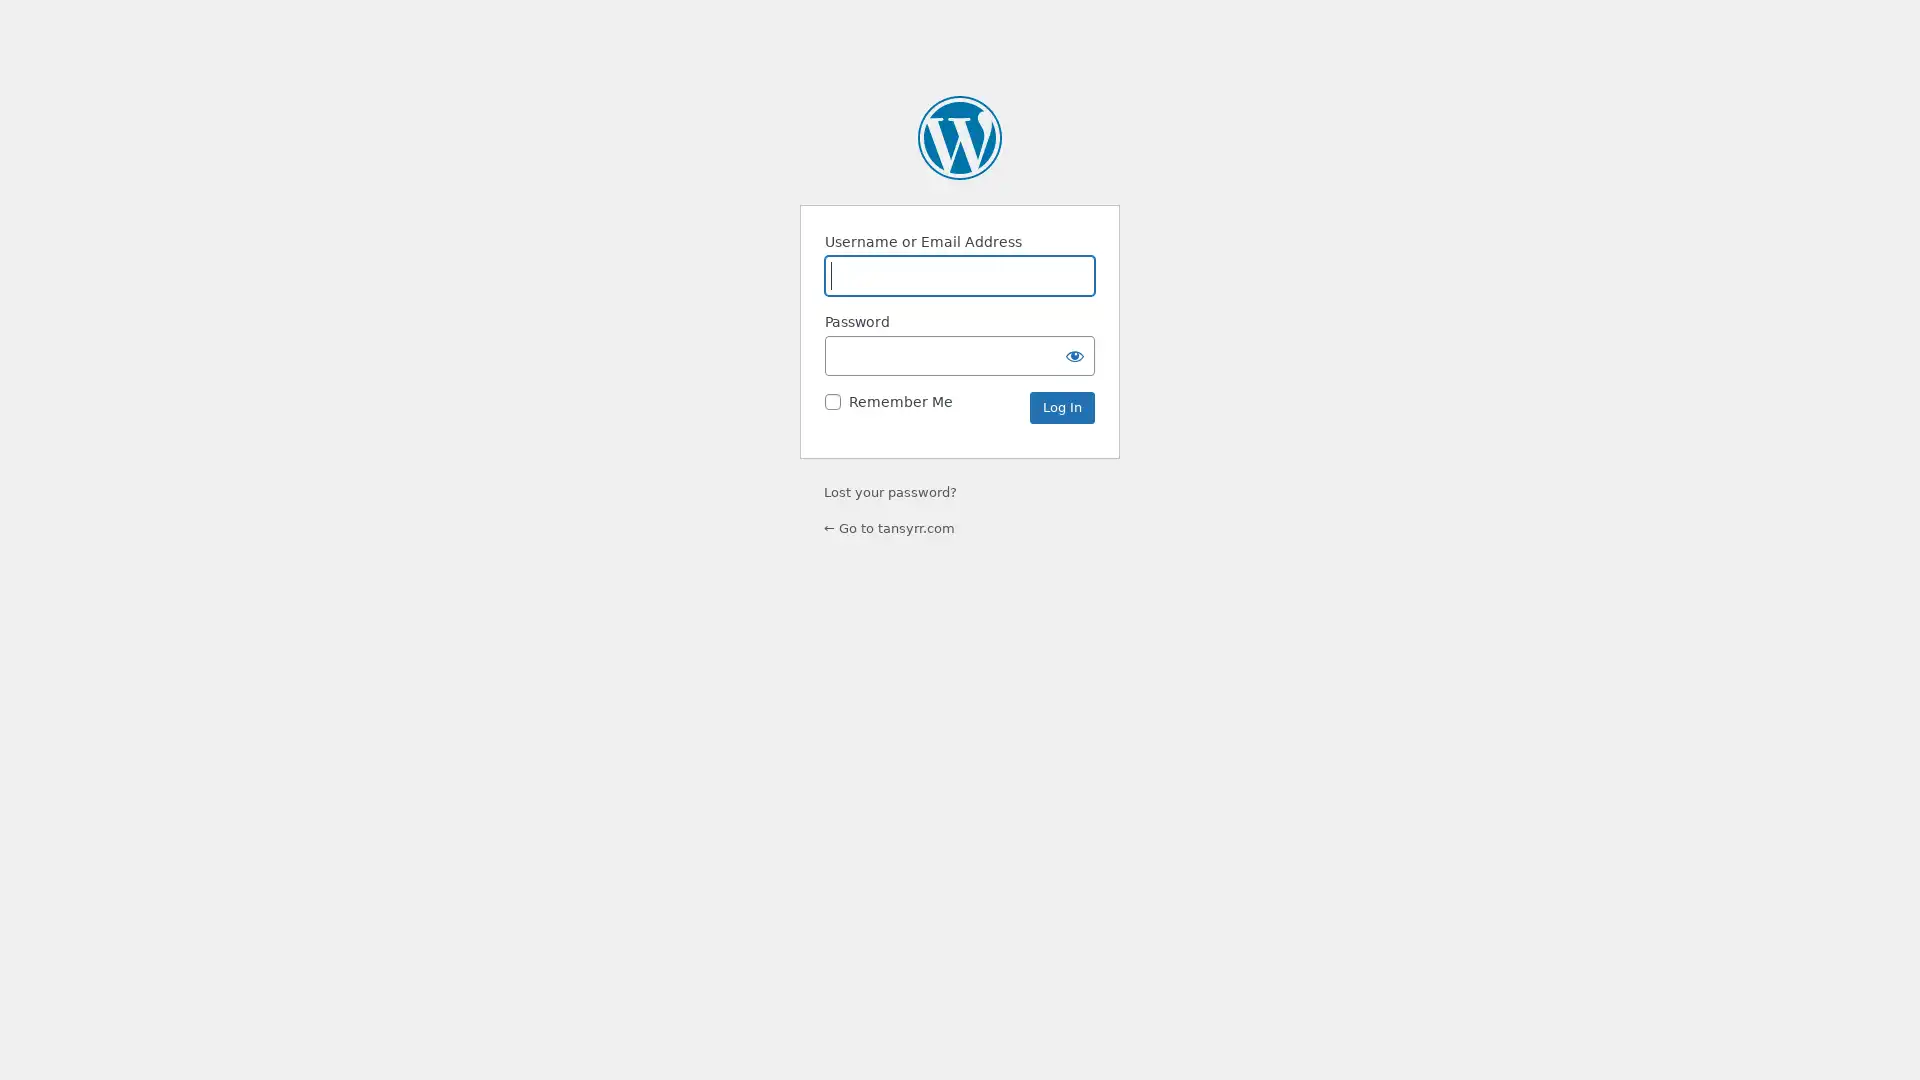  I want to click on Log In, so click(1061, 407).